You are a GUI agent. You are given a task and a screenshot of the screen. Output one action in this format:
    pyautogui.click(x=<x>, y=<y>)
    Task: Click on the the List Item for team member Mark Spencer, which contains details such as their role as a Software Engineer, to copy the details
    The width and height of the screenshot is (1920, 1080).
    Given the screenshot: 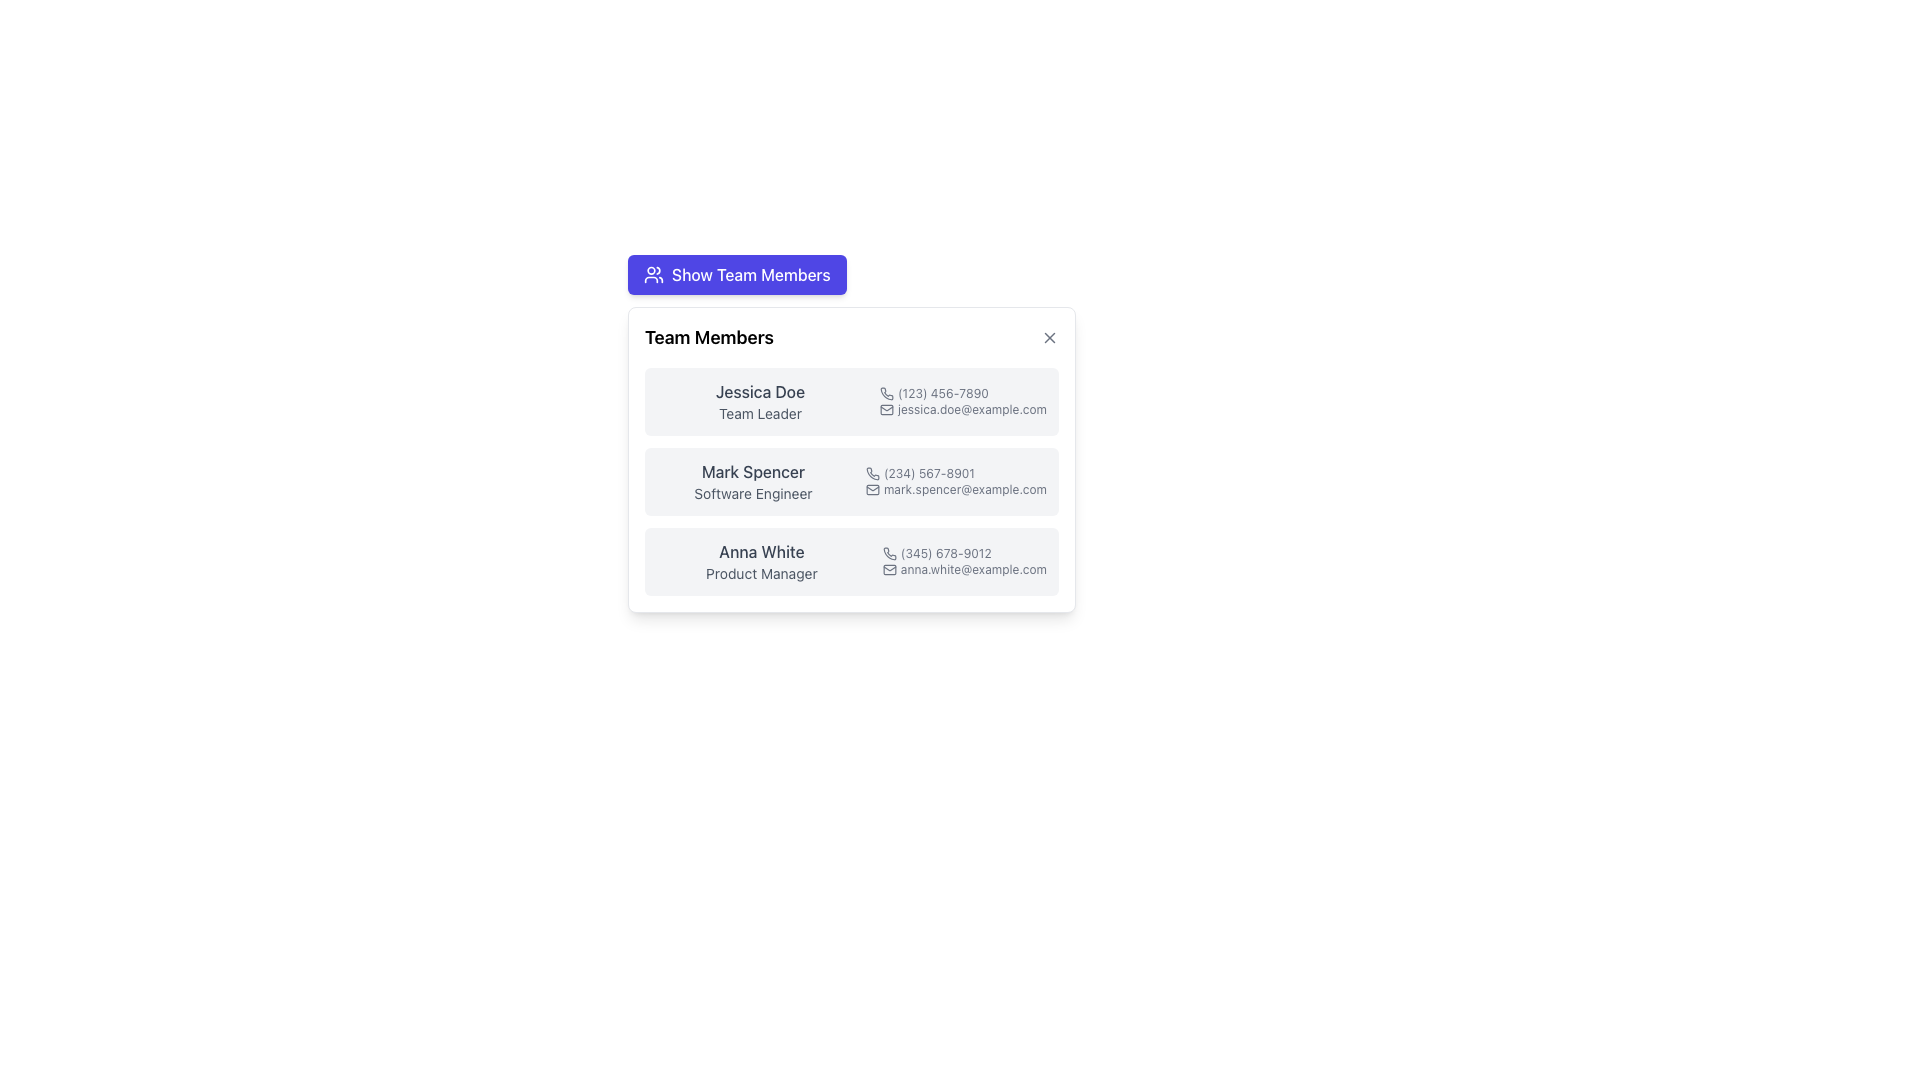 What is the action you would take?
    pyautogui.click(x=851, y=459)
    